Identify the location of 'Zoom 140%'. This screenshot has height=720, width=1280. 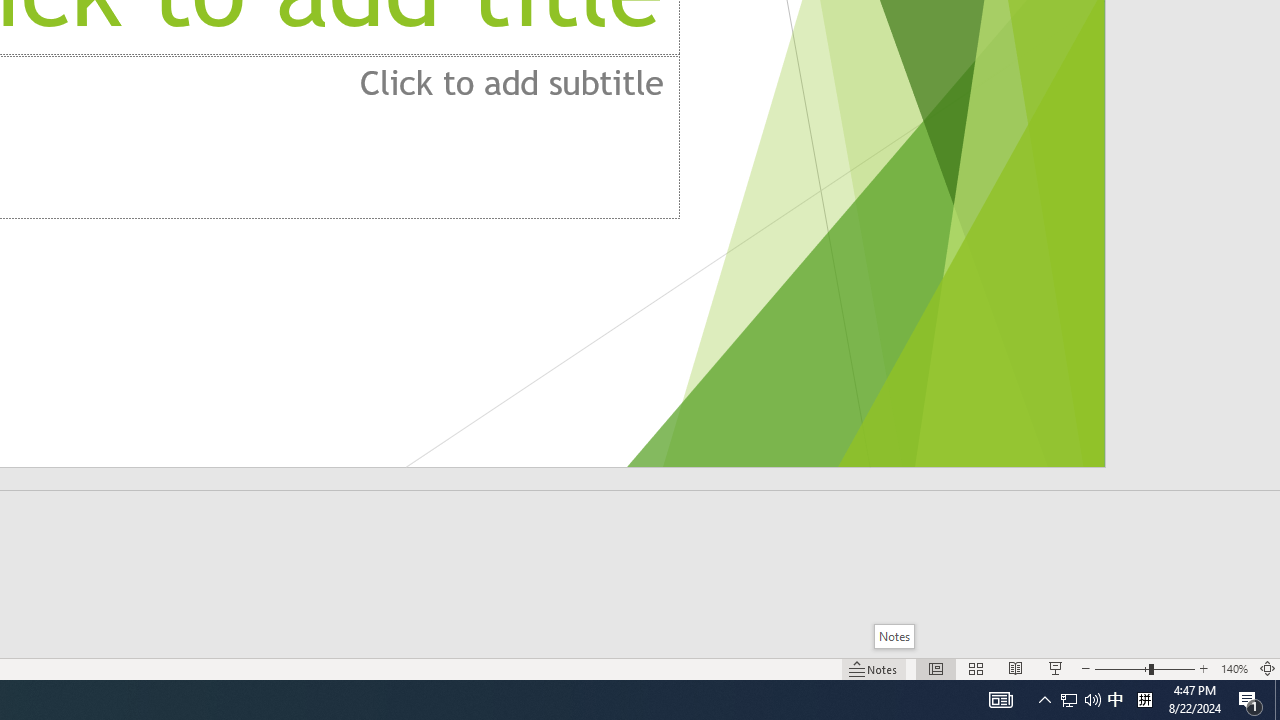
(1233, 669).